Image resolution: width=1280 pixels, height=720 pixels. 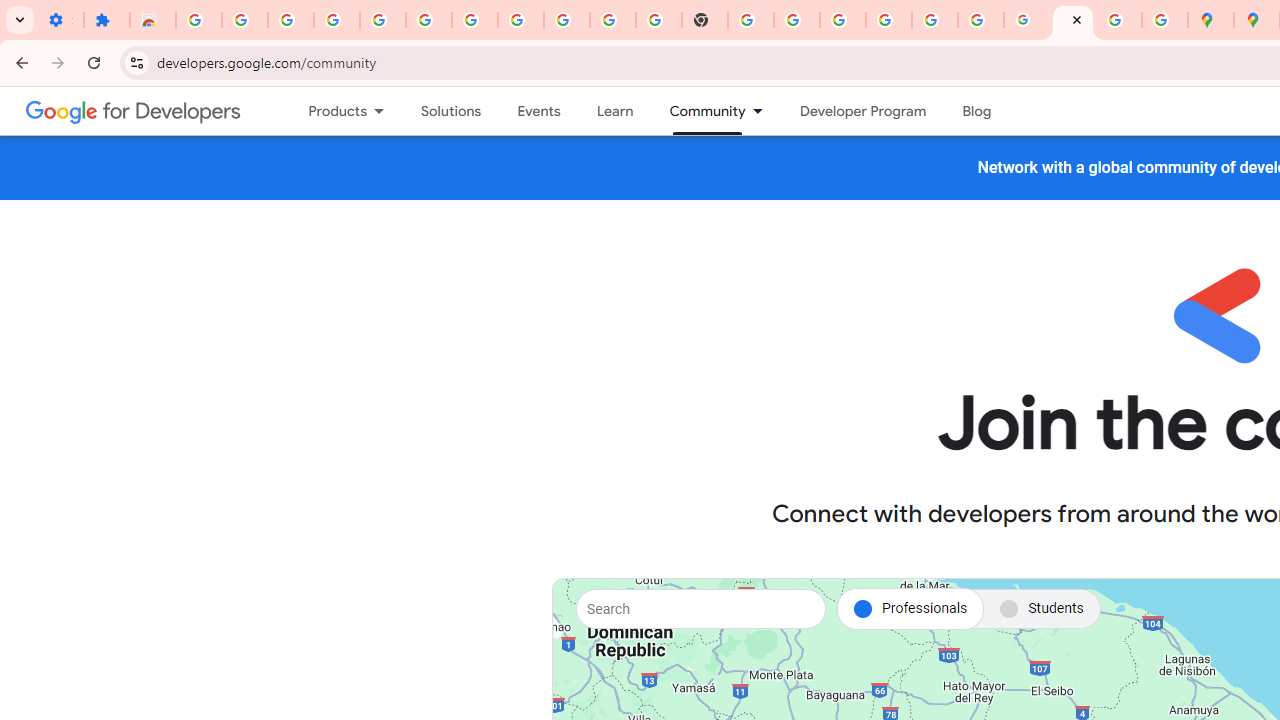 What do you see at coordinates (698, 111) in the screenshot?
I see `'Community, selected'` at bounding box center [698, 111].